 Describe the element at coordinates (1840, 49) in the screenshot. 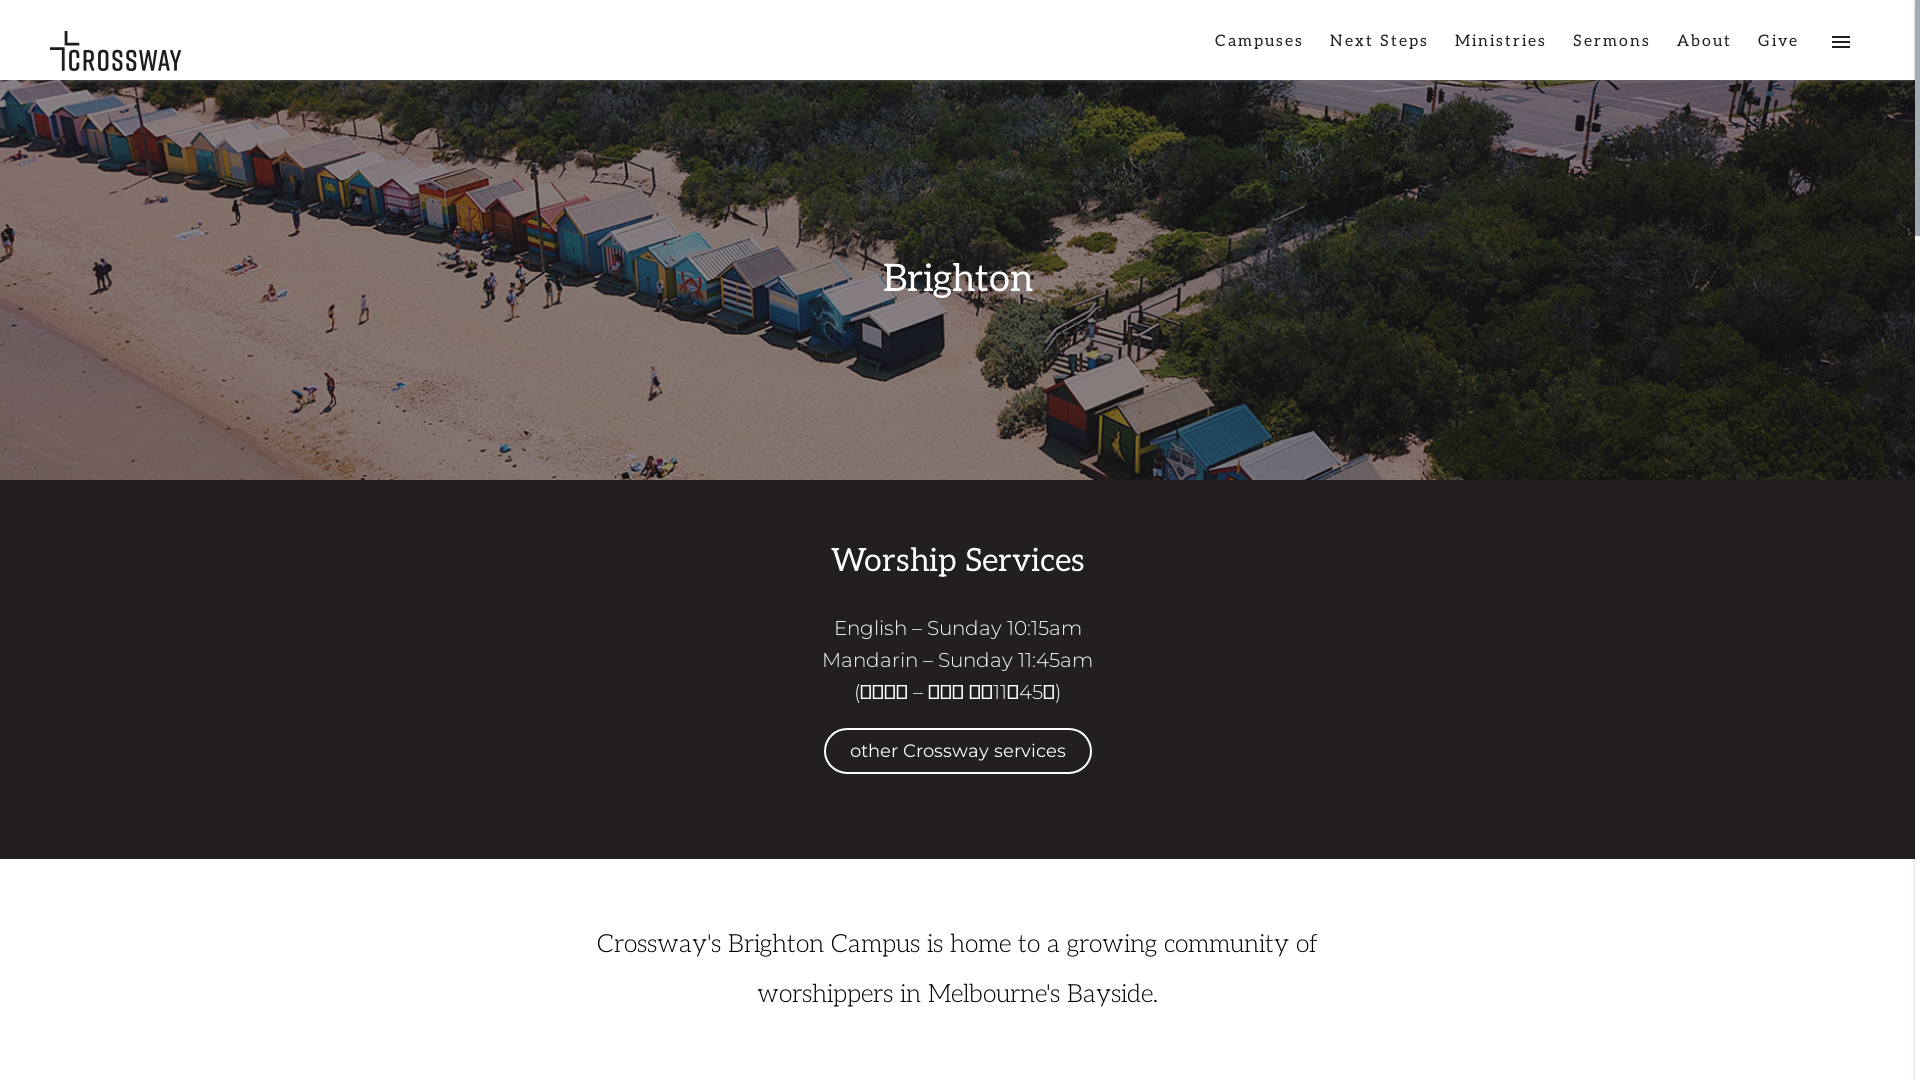

I see `'menu'` at that location.